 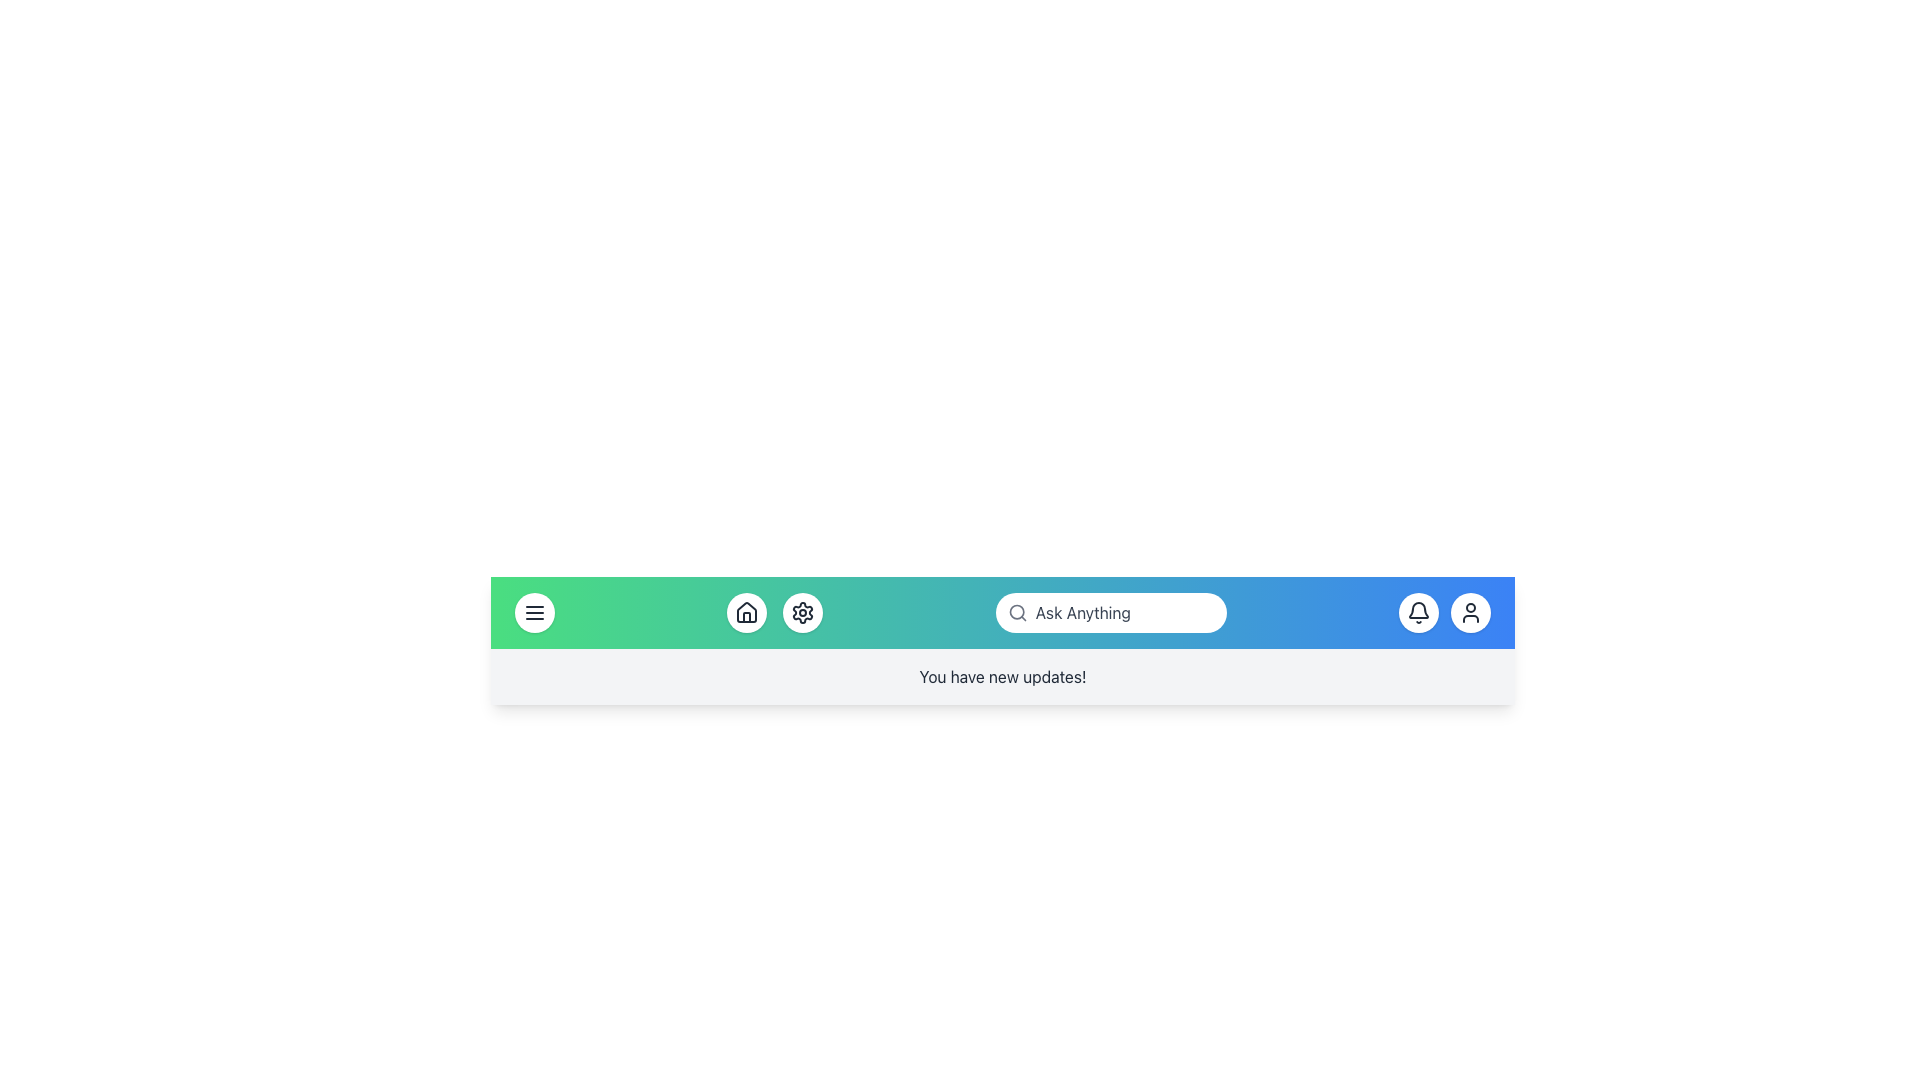 What do you see at coordinates (1017, 612) in the screenshot?
I see `the search functionality icon located at the leftmost part of the search bar in the top navigation bar` at bounding box center [1017, 612].